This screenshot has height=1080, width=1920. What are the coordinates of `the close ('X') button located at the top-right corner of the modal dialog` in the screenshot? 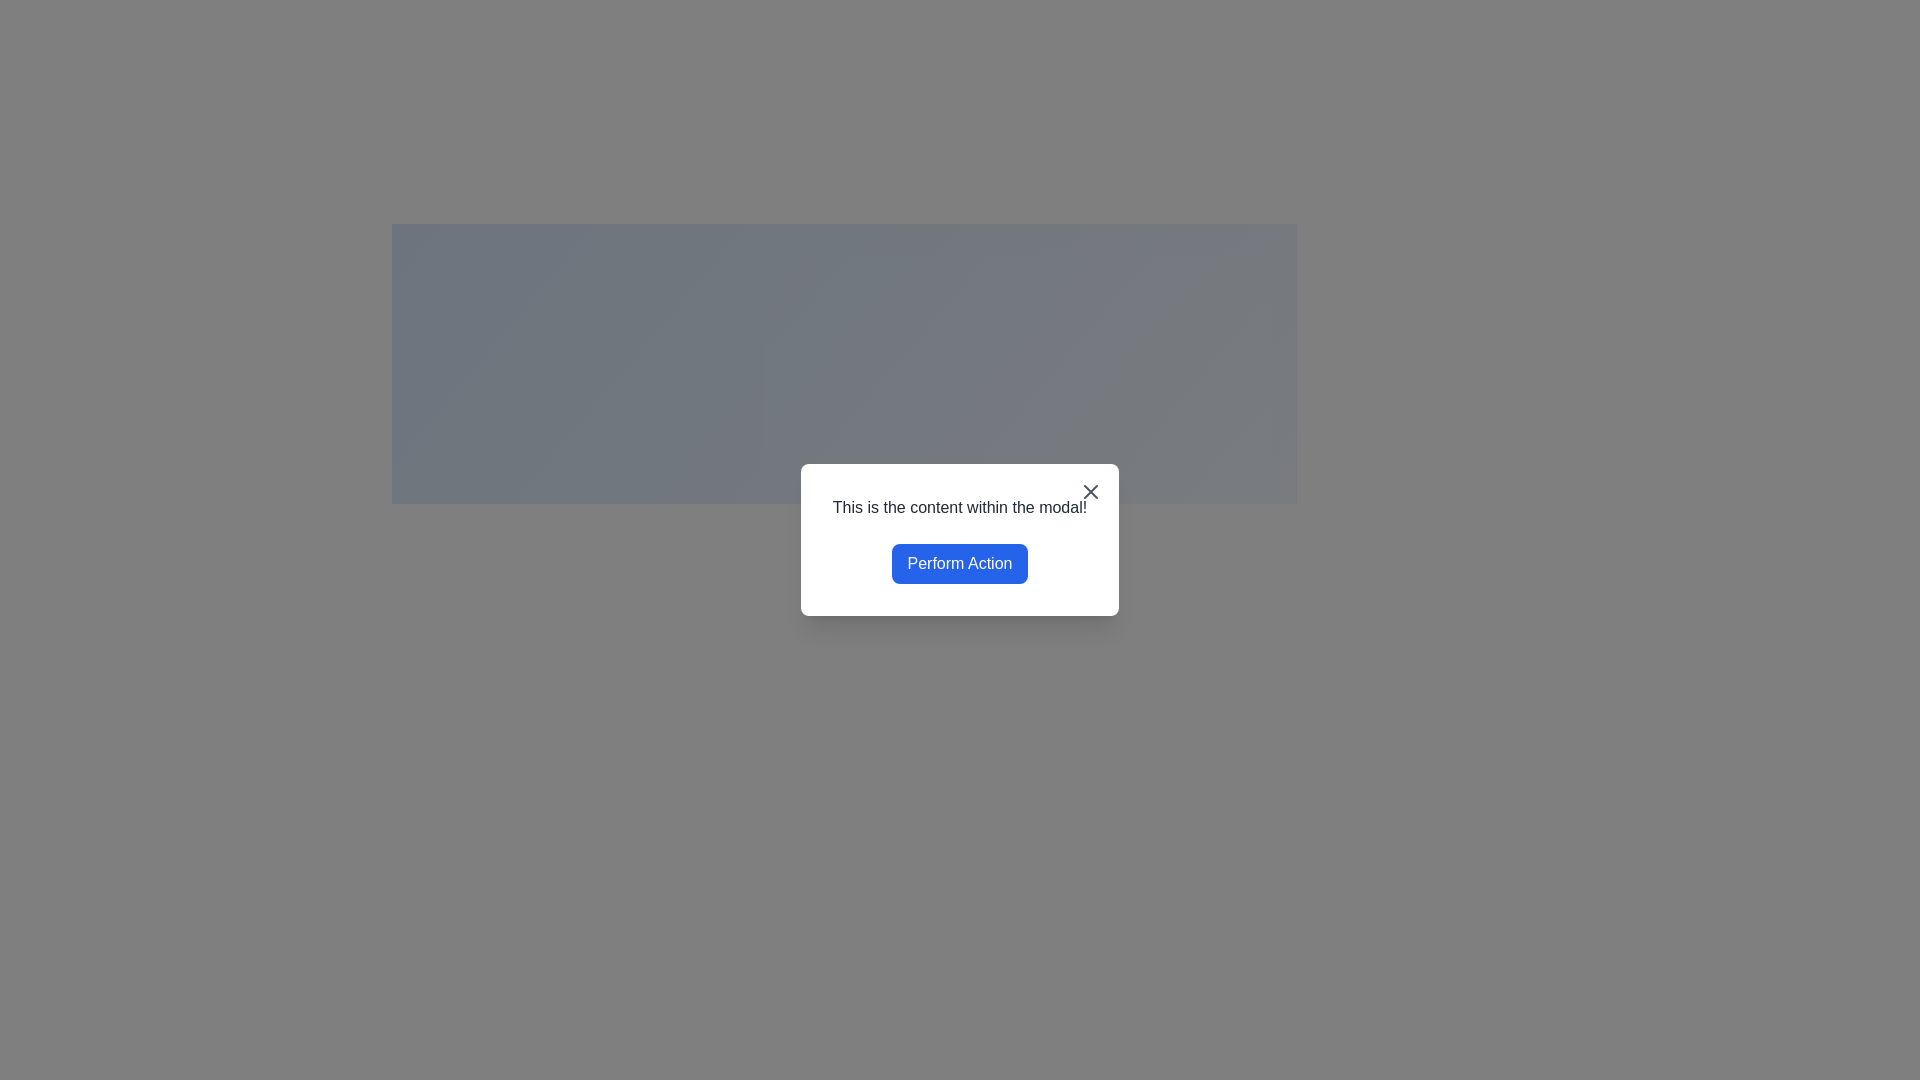 It's located at (1090, 492).